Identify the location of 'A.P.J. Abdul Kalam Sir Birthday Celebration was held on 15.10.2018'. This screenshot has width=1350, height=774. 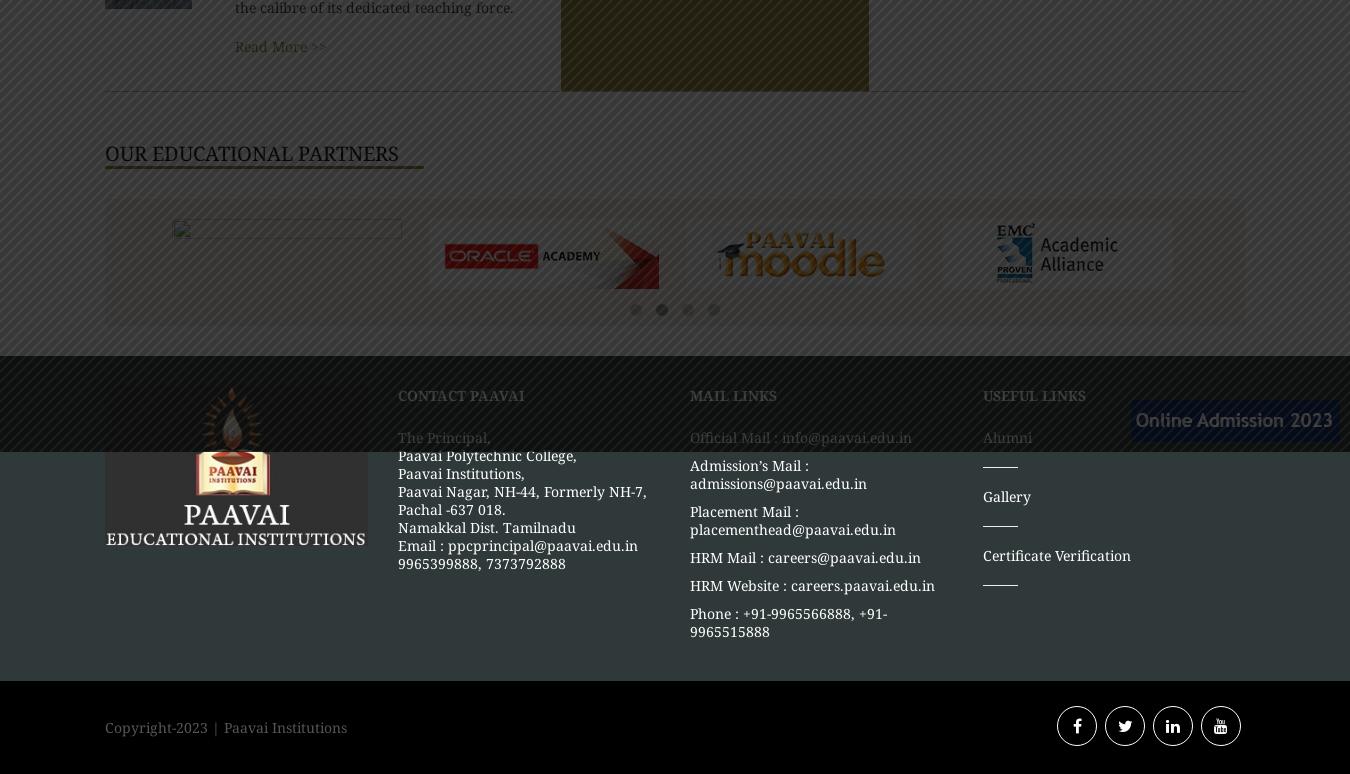
(917, 723).